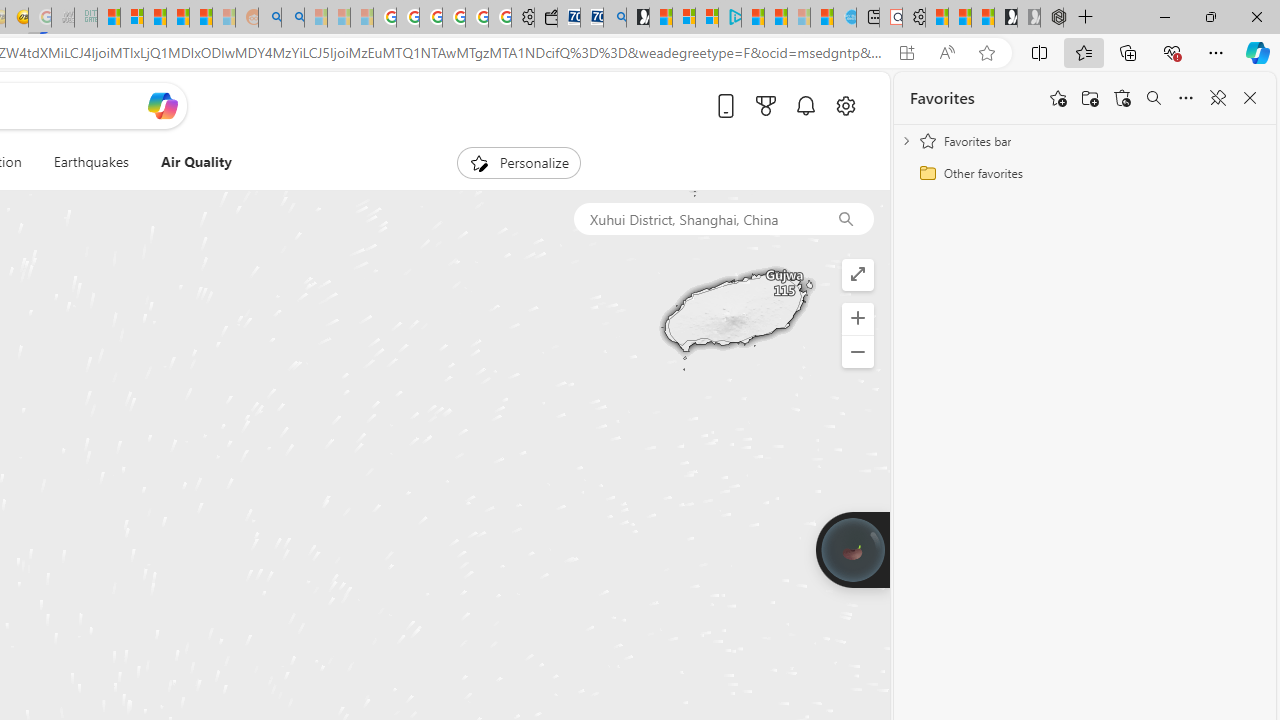  Describe the element at coordinates (591, 17) in the screenshot. I see `'Cheap Car Rentals - Save70.com'` at that location.